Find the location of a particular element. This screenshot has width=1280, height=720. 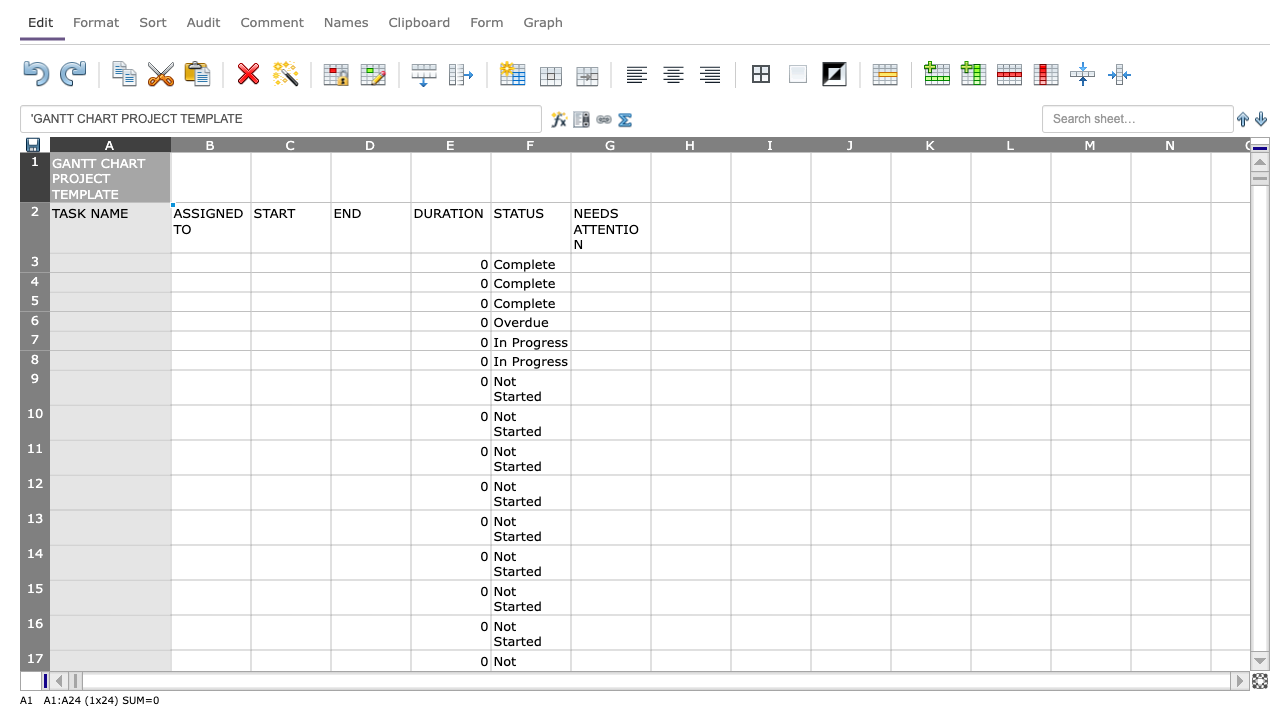

column D's width resize handle is located at coordinates (410, 143).